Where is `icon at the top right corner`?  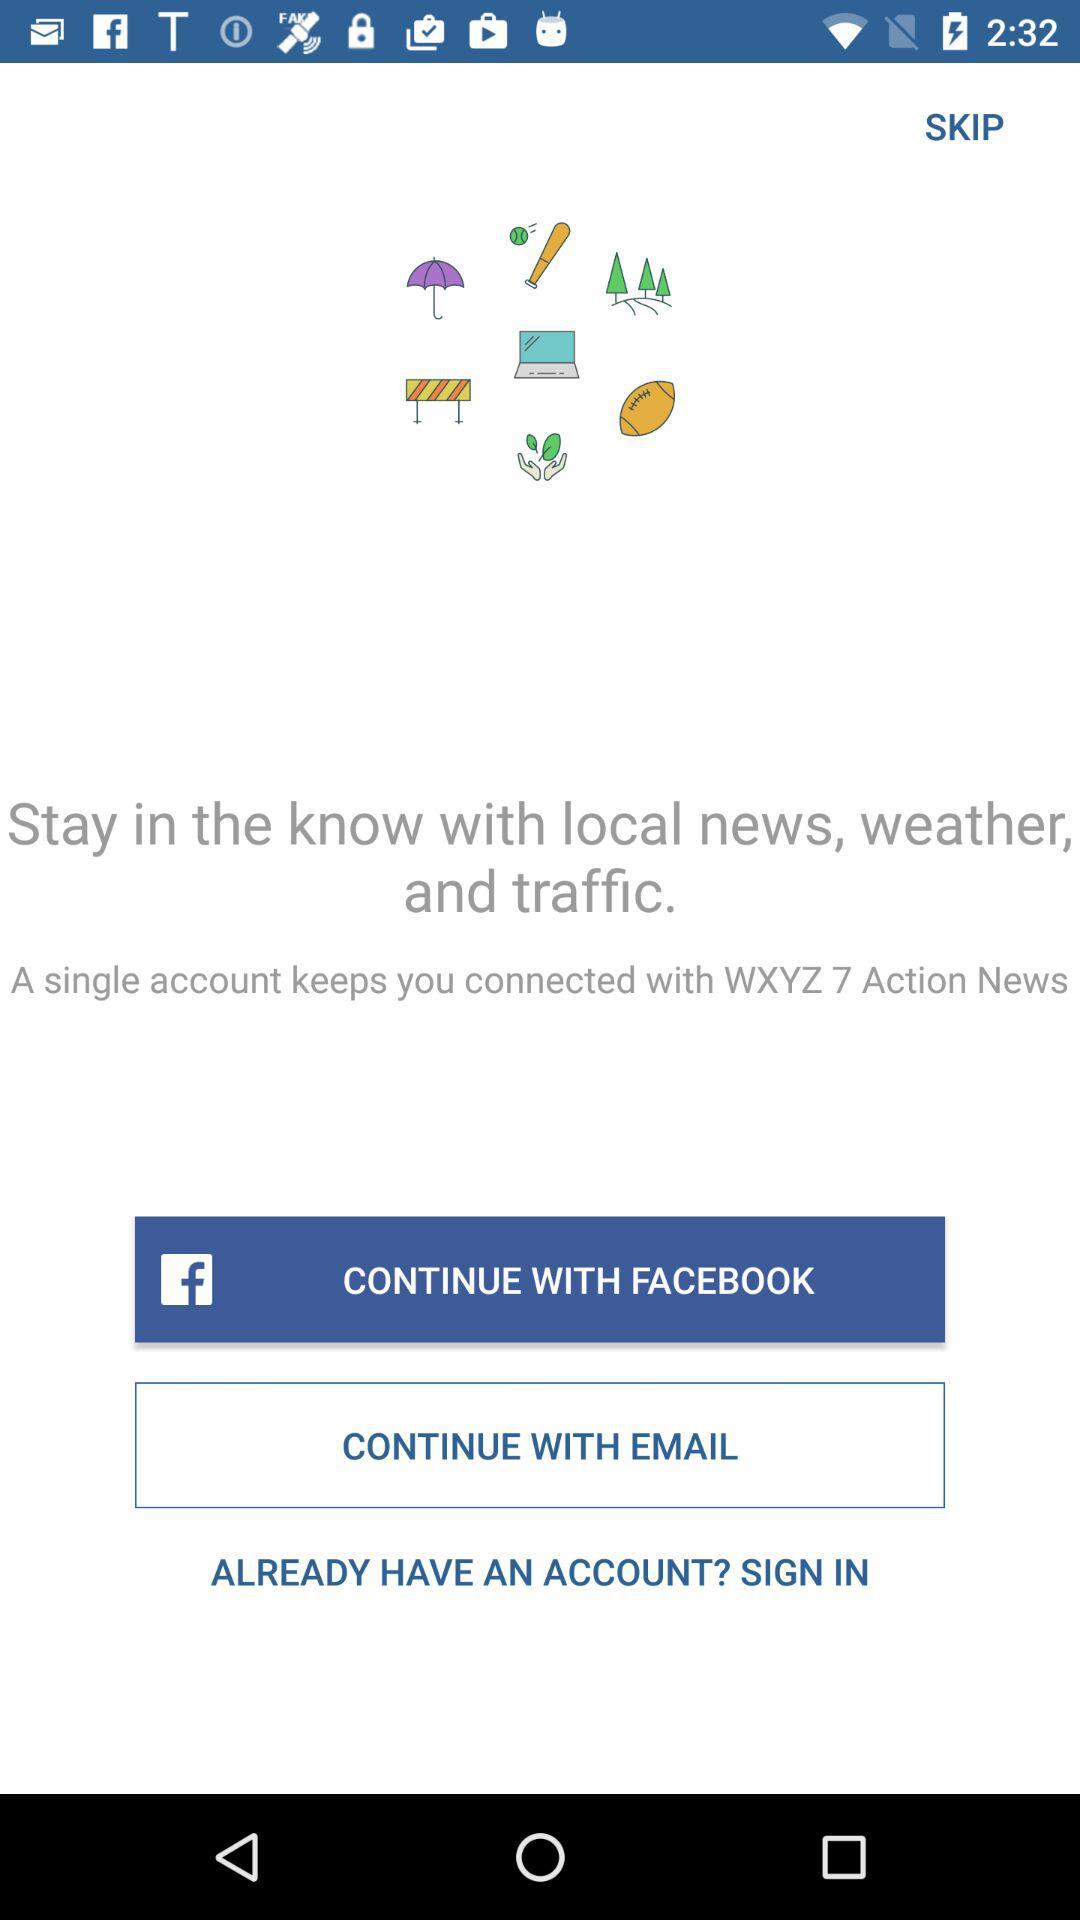
icon at the top right corner is located at coordinates (963, 124).